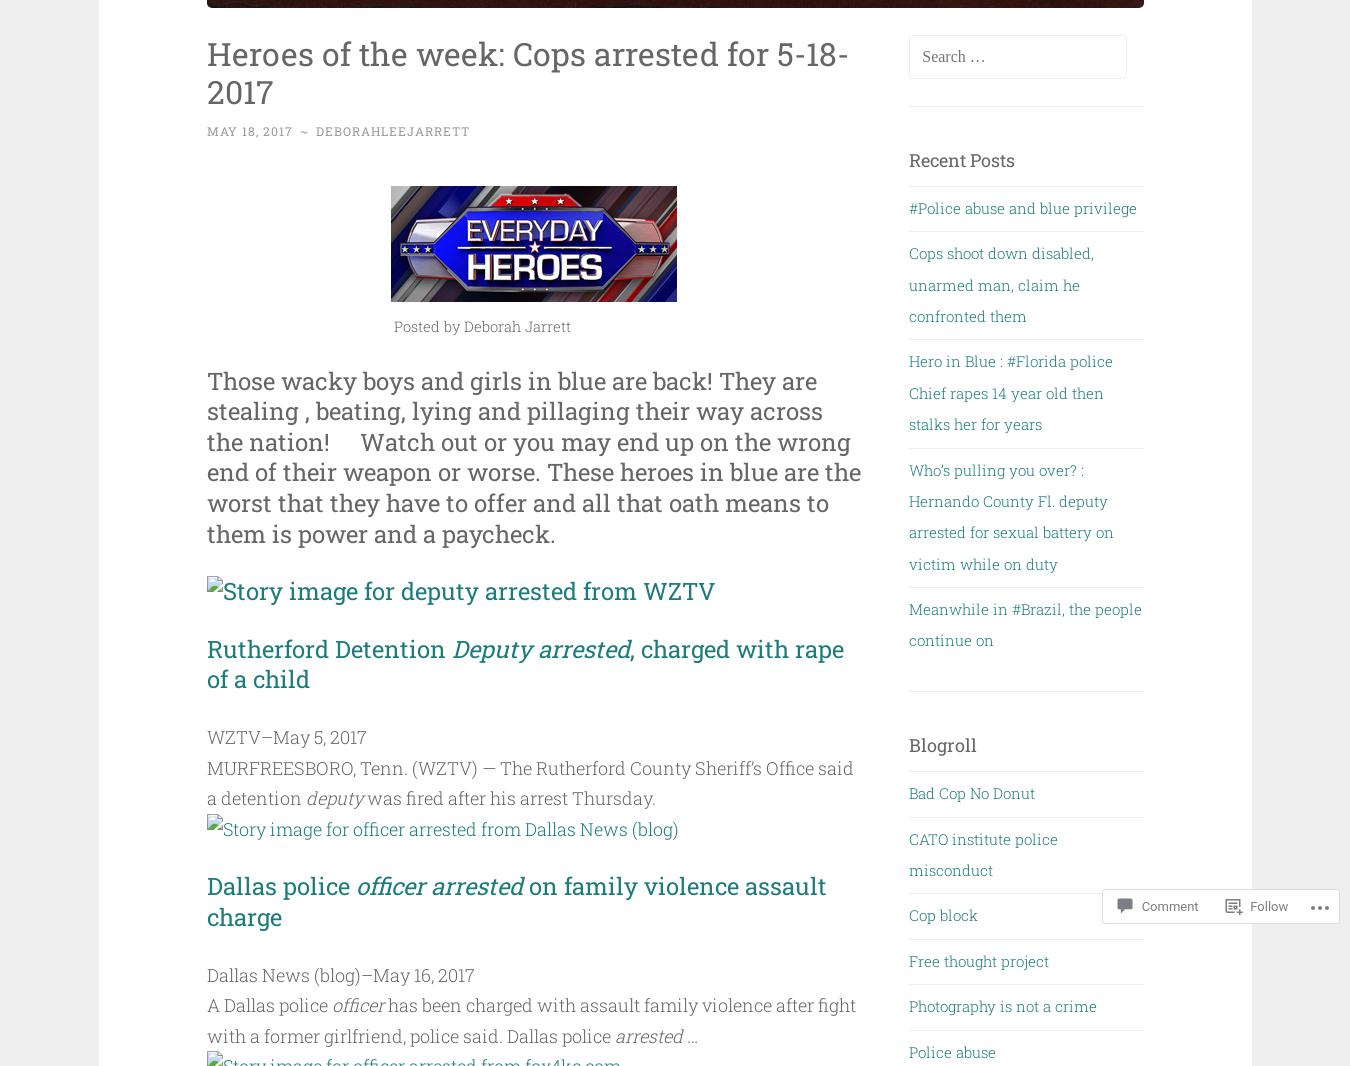  Describe the element at coordinates (648, 1034) in the screenshot. I see `'arrested'` at that location.